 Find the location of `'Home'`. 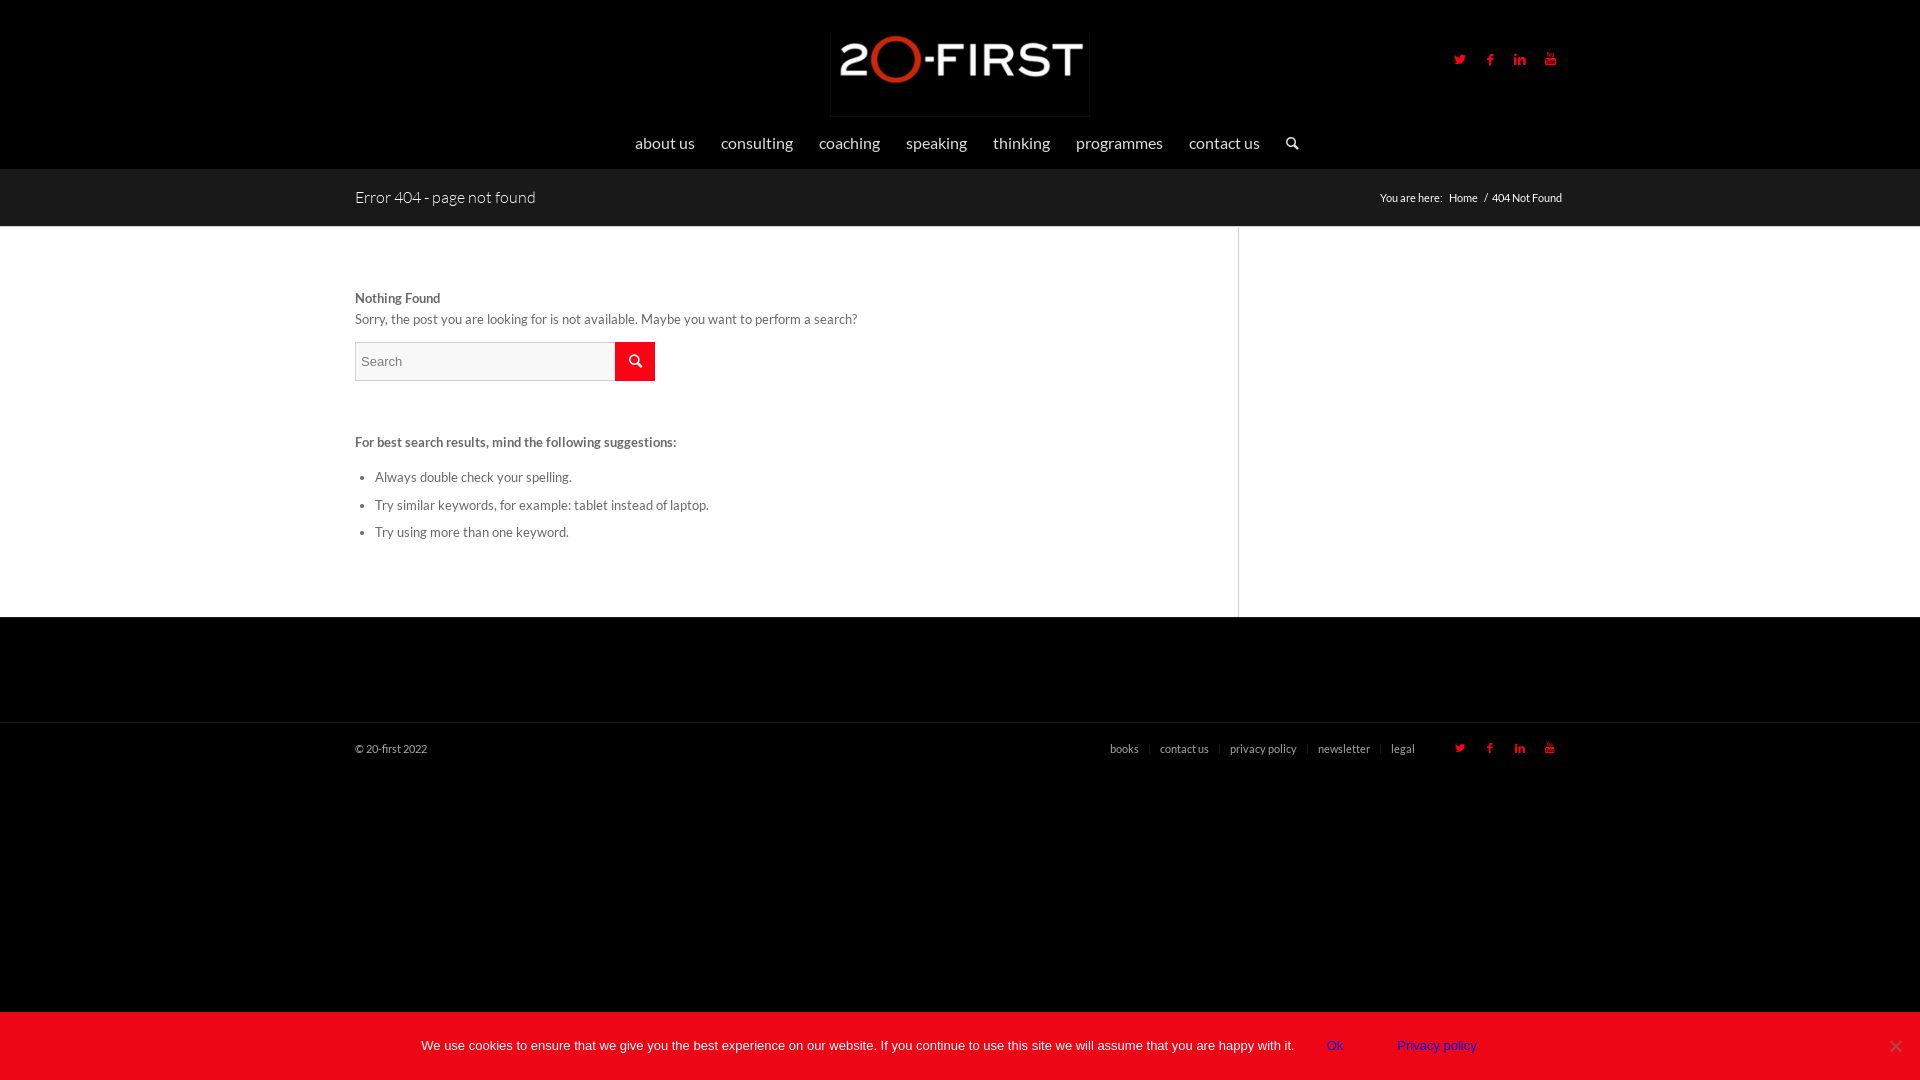

'Home' is located at coordinates (1463, 197).